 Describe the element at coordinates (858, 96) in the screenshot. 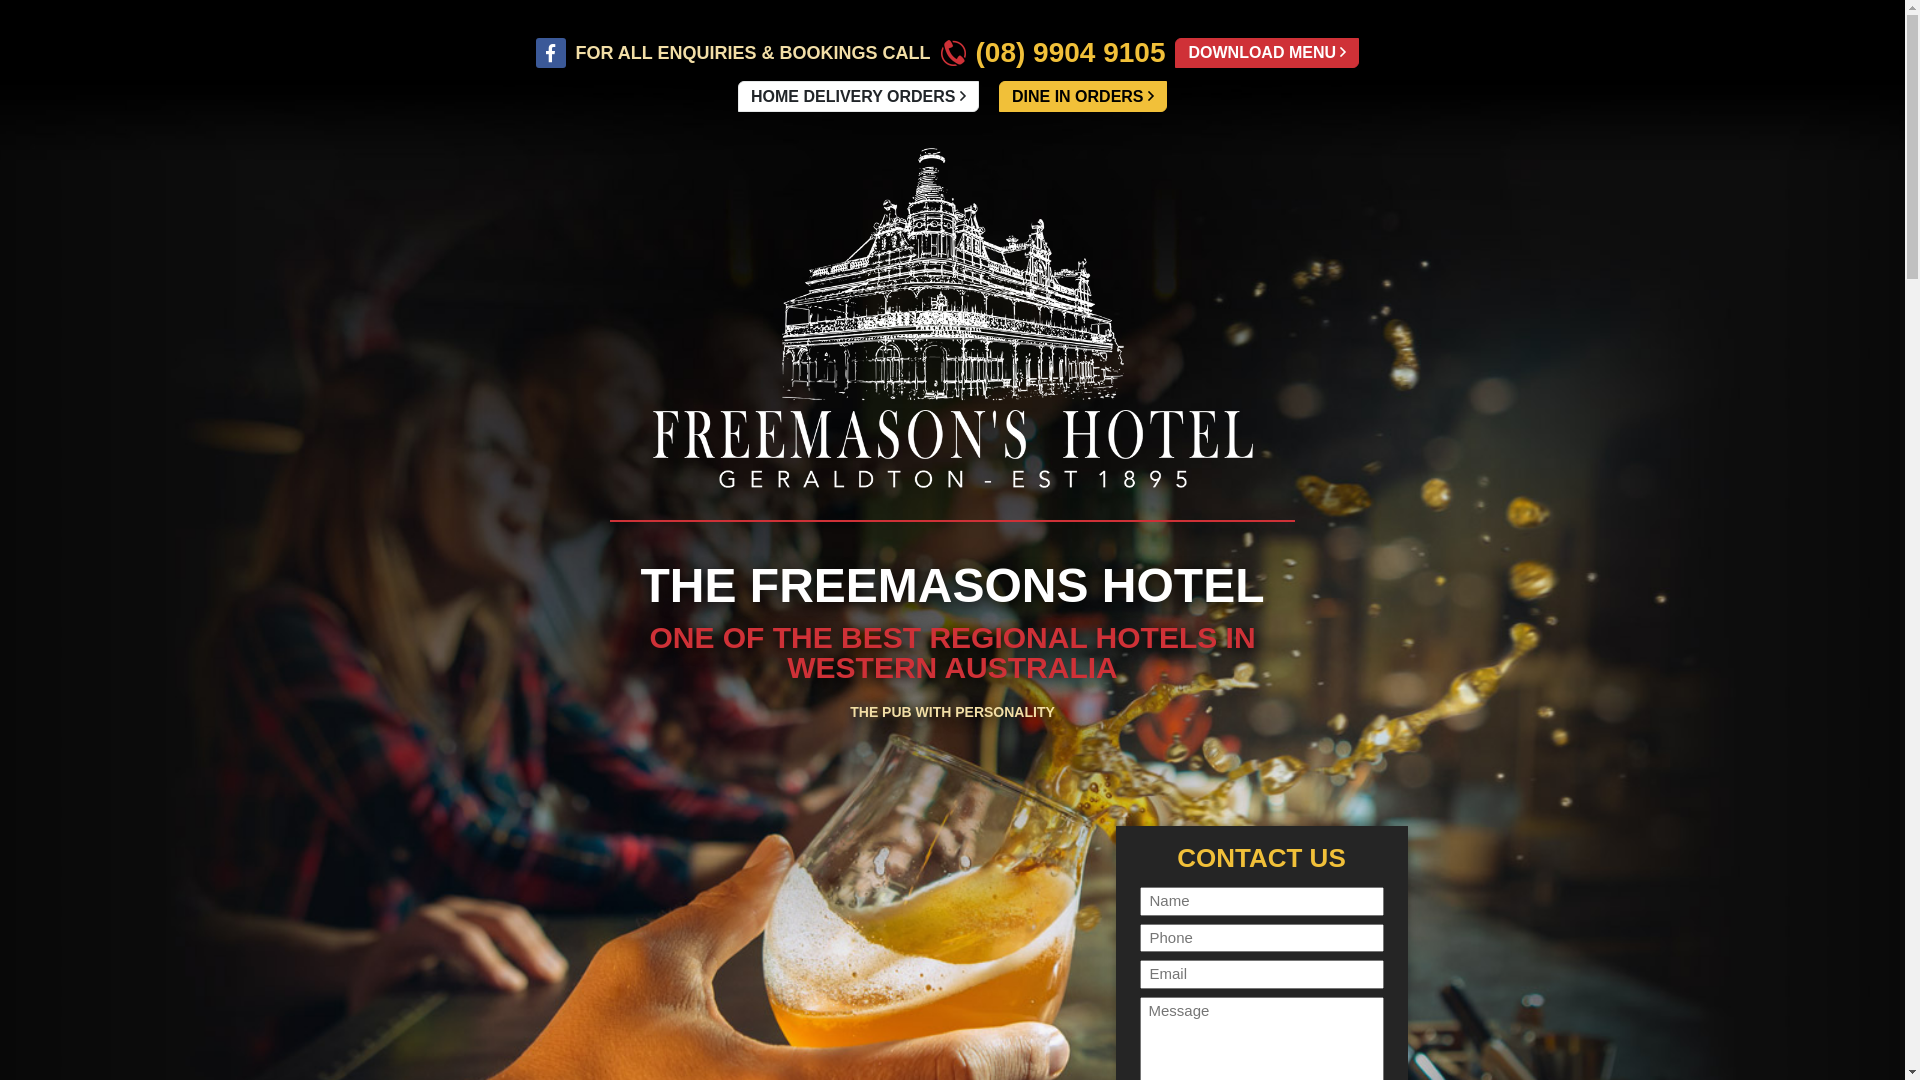

I see `'HOME DELIVERY ORDERS'` at that location.